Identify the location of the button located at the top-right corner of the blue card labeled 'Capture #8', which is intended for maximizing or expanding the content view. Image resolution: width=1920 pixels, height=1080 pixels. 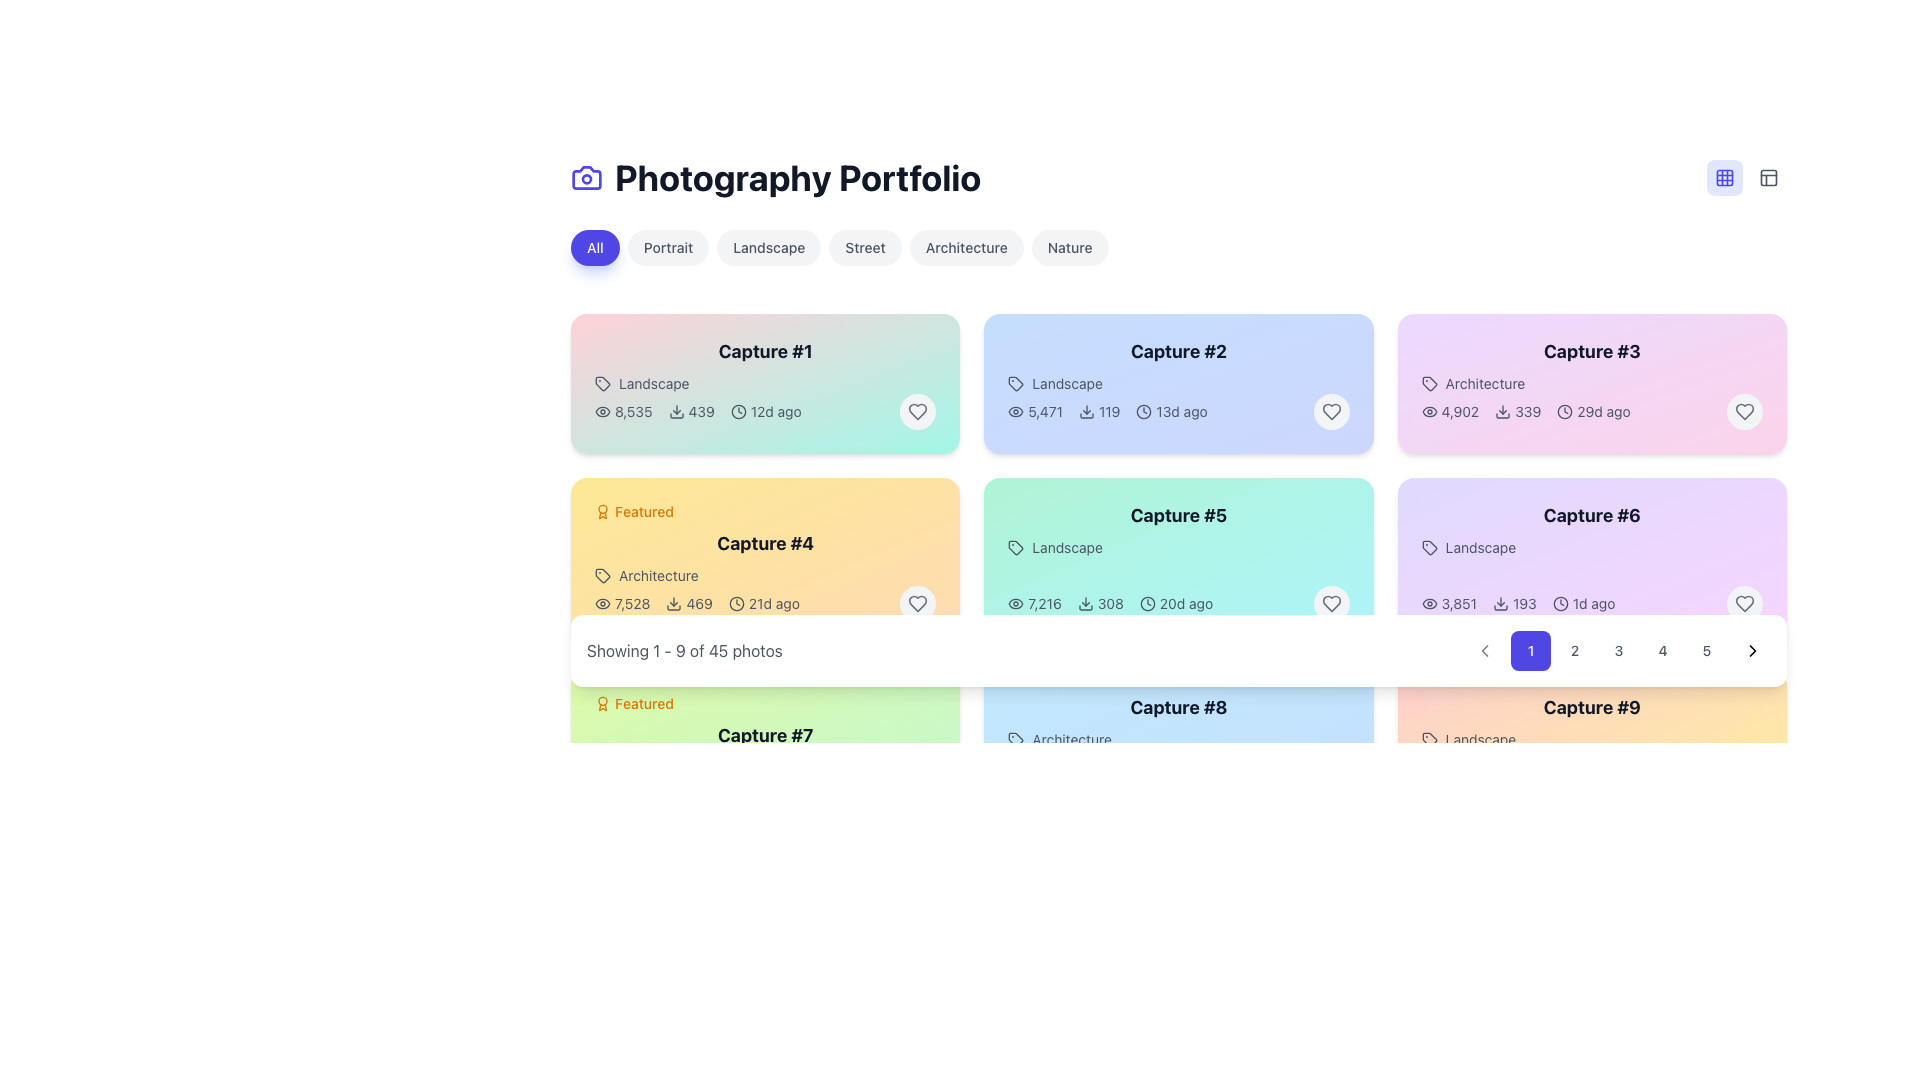
(1339, 703).